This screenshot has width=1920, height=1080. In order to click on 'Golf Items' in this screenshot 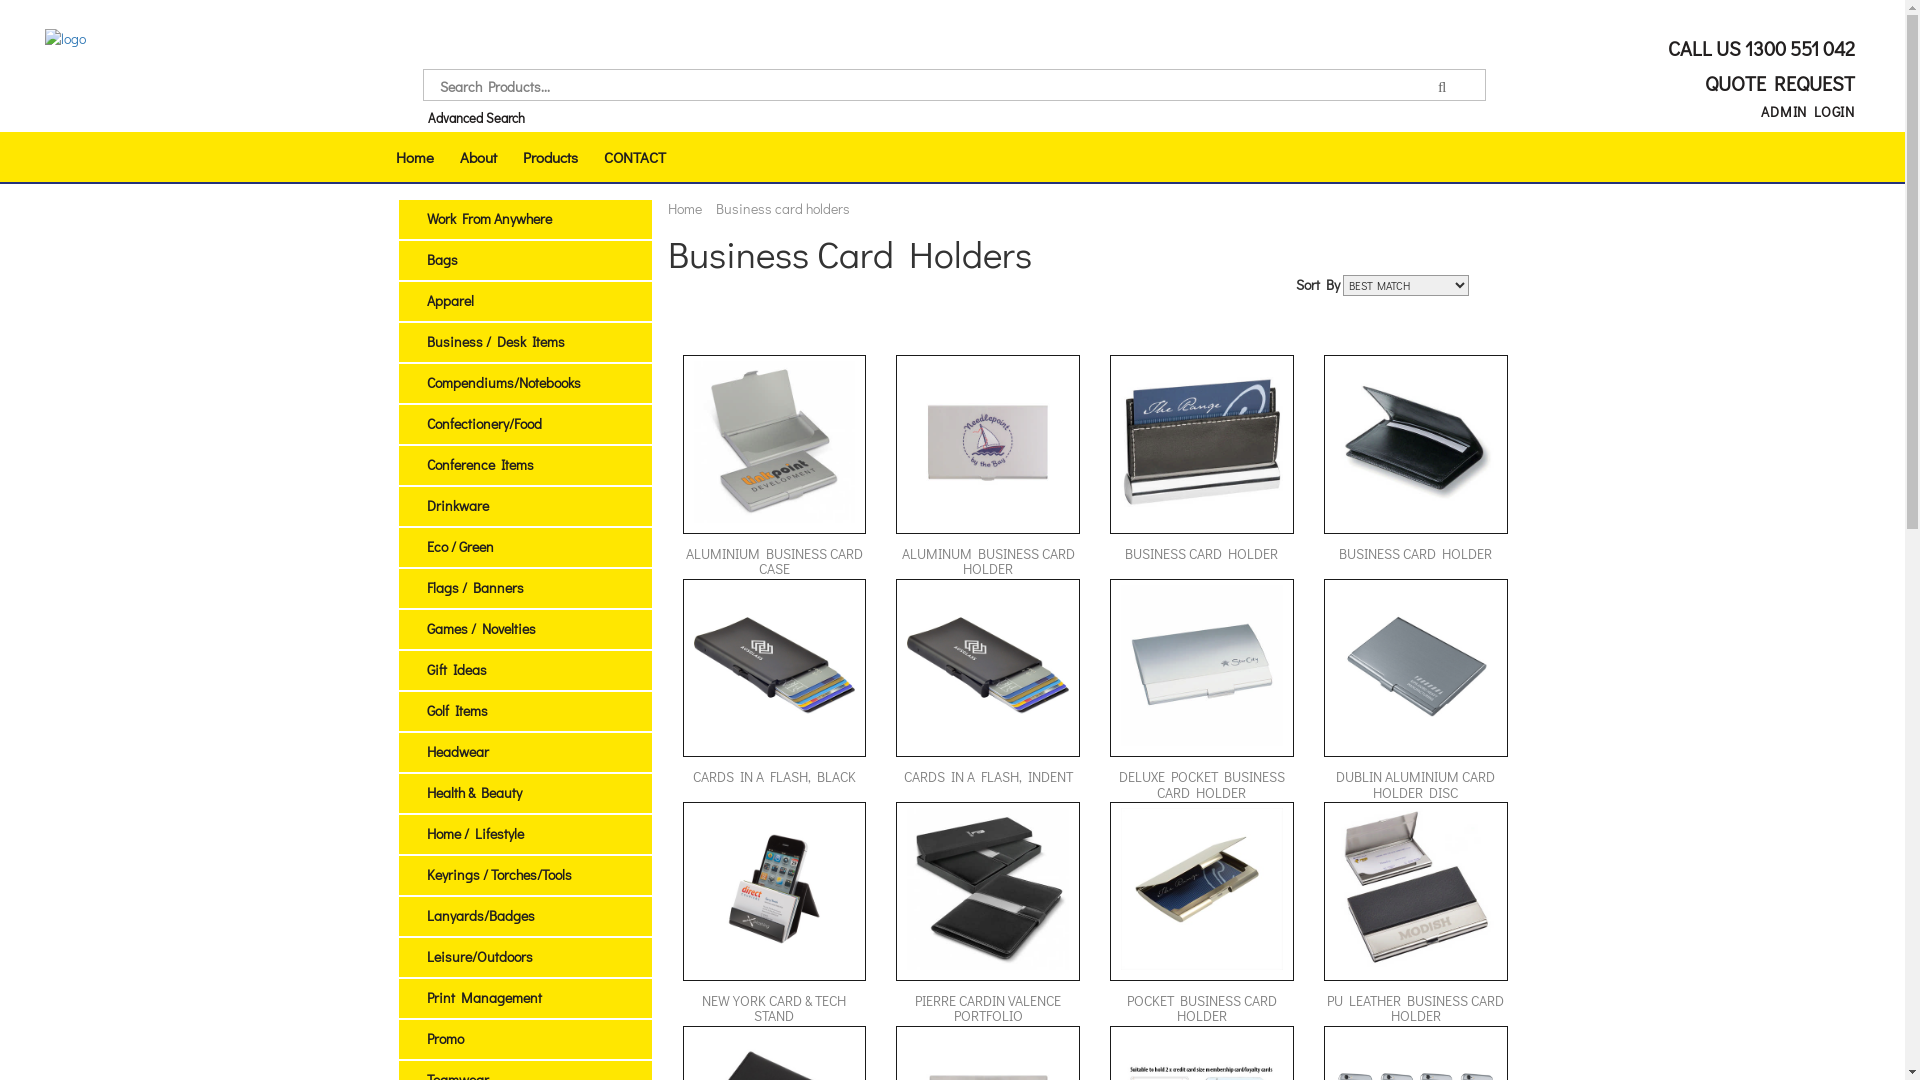, I will do `click(455, 709)`.